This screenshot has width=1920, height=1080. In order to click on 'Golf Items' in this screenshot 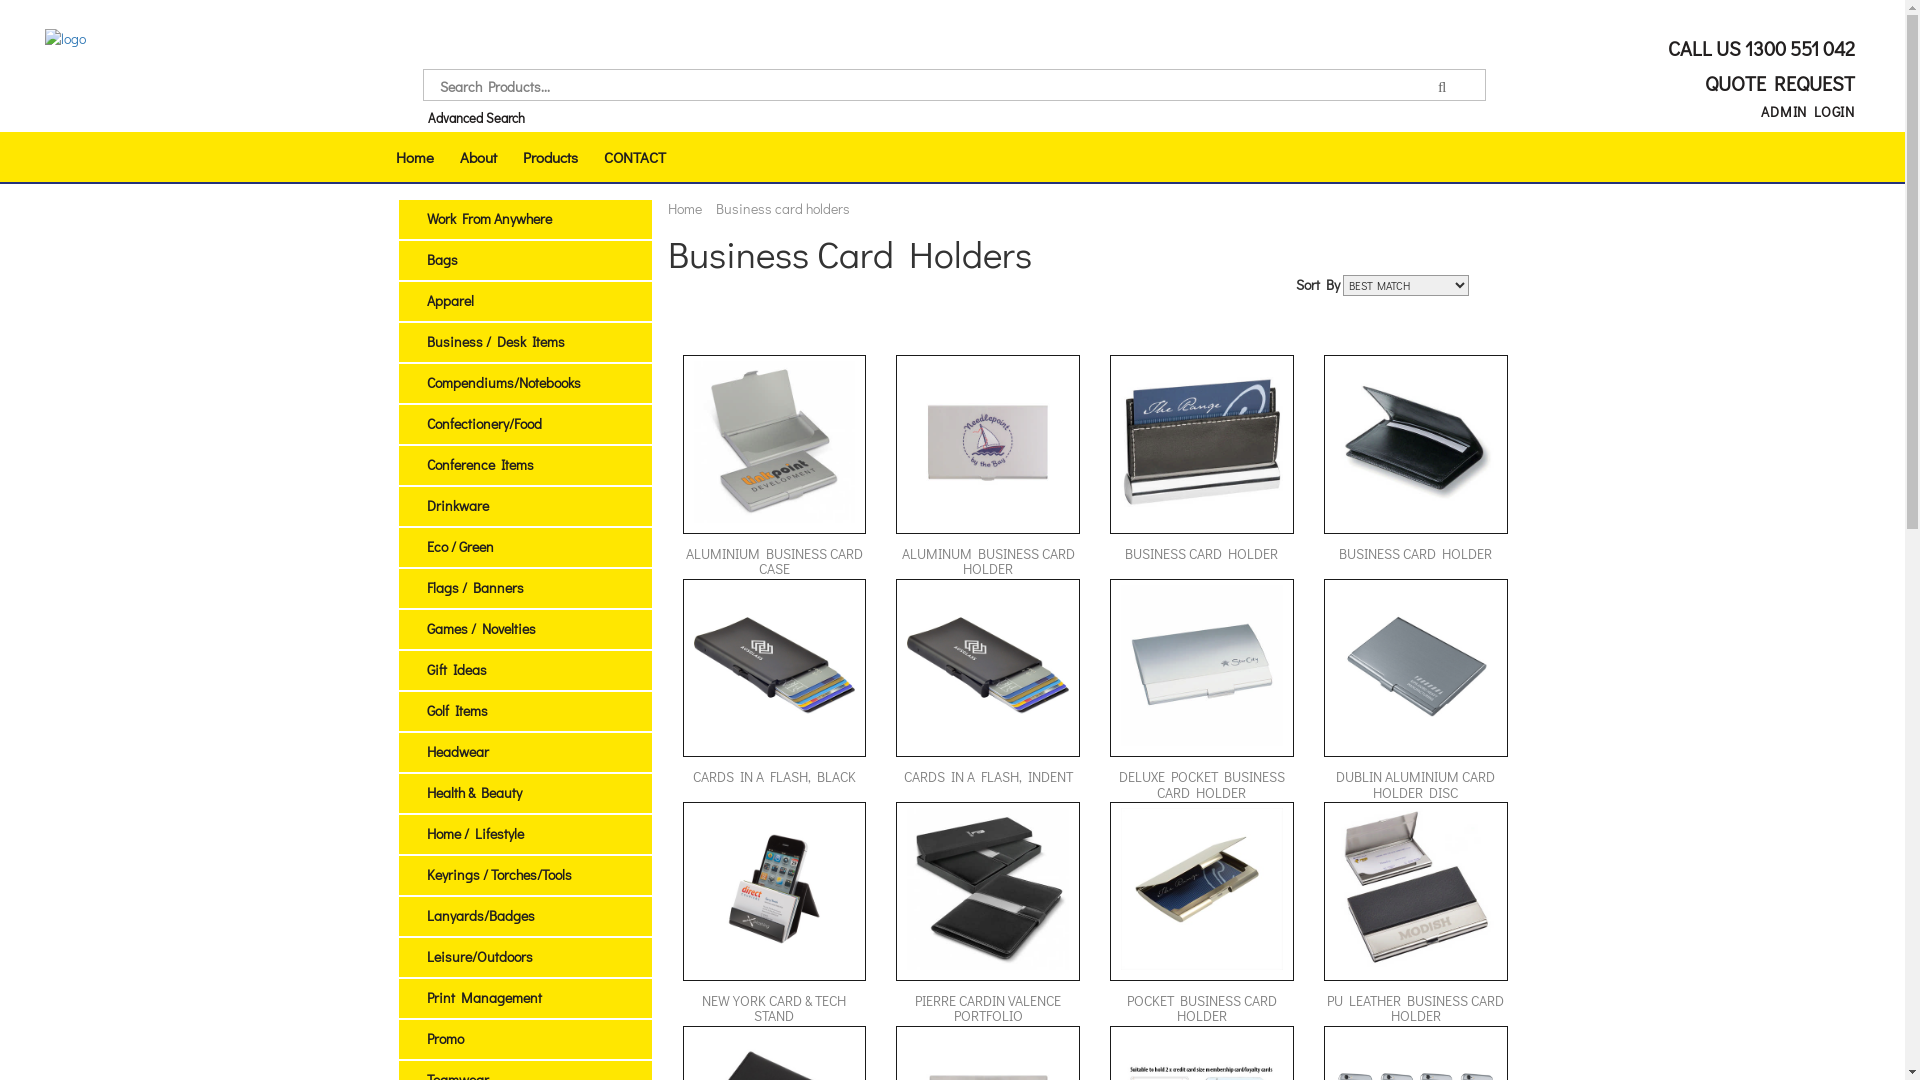, I will do `click(455, 709)`.